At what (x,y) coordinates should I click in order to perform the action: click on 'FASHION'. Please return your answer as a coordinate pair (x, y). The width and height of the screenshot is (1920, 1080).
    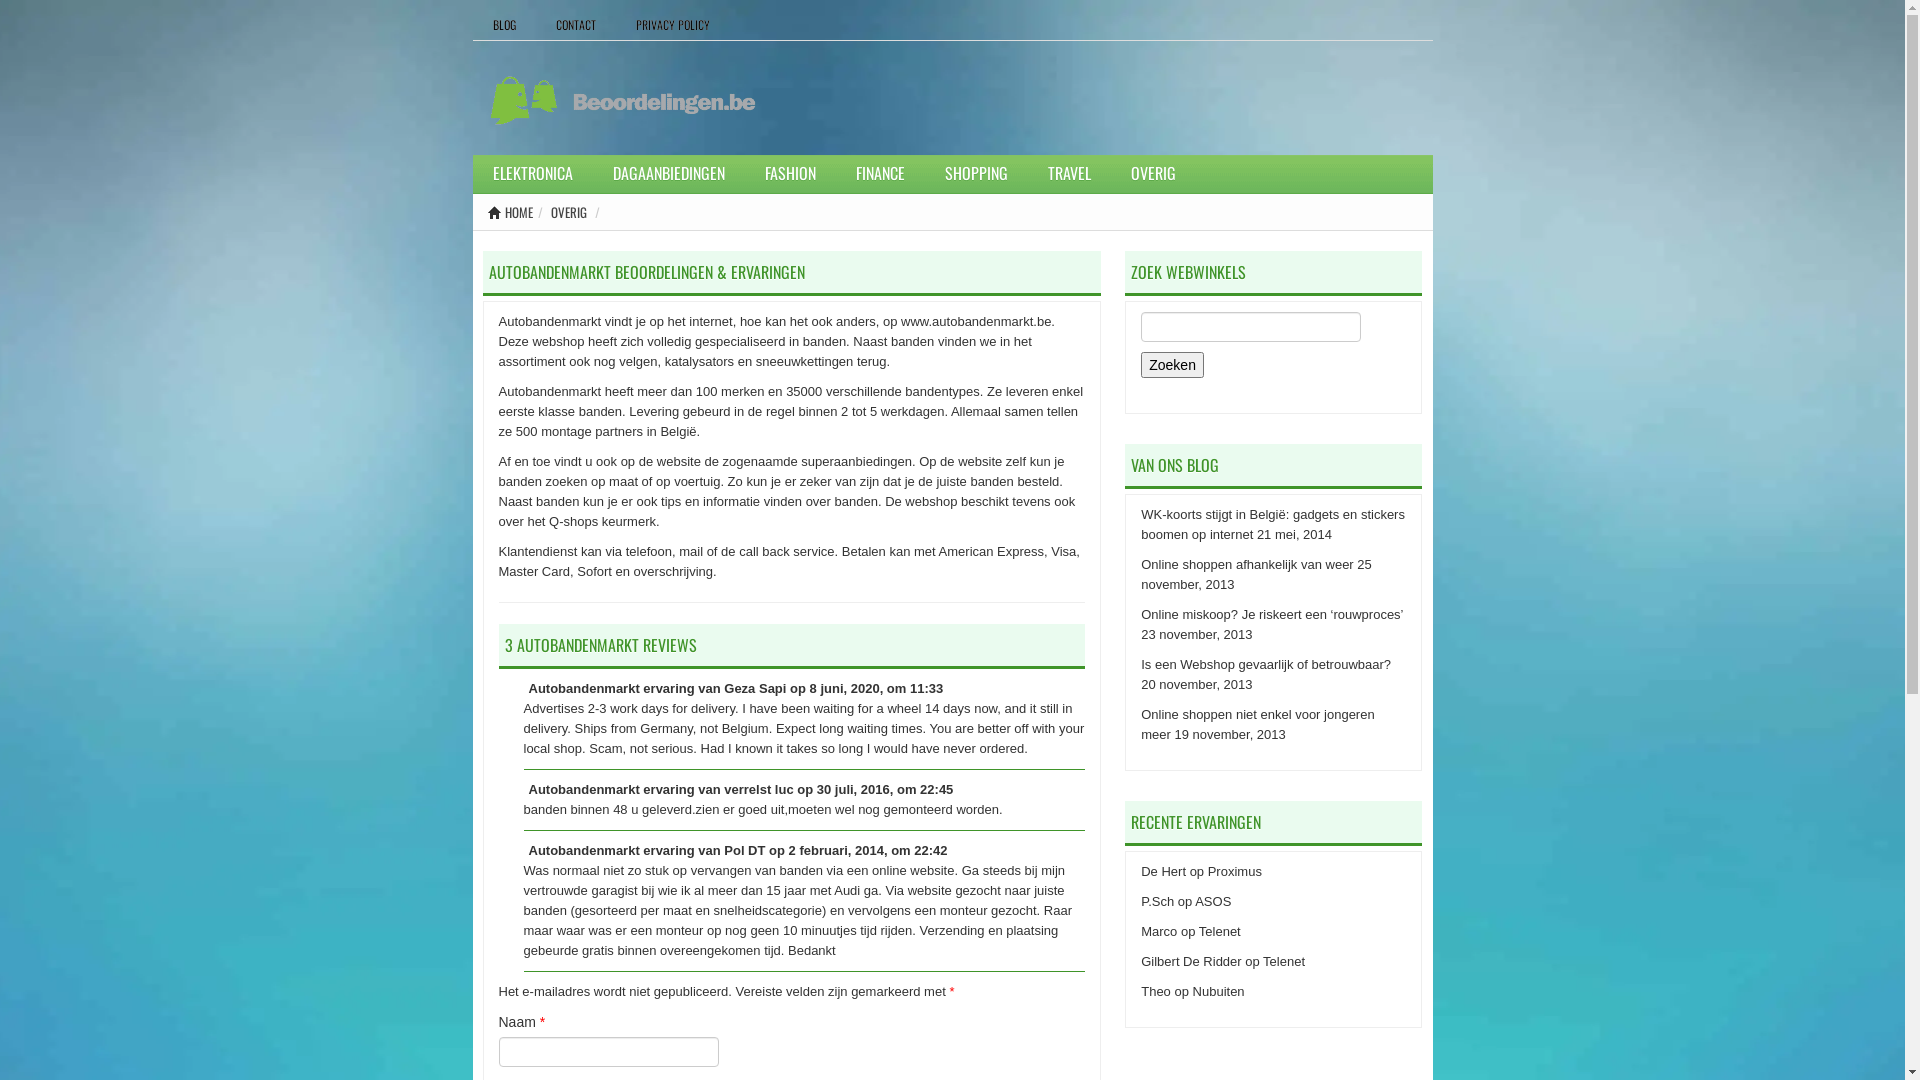
    Looking at the image, I should click on (788, 172).